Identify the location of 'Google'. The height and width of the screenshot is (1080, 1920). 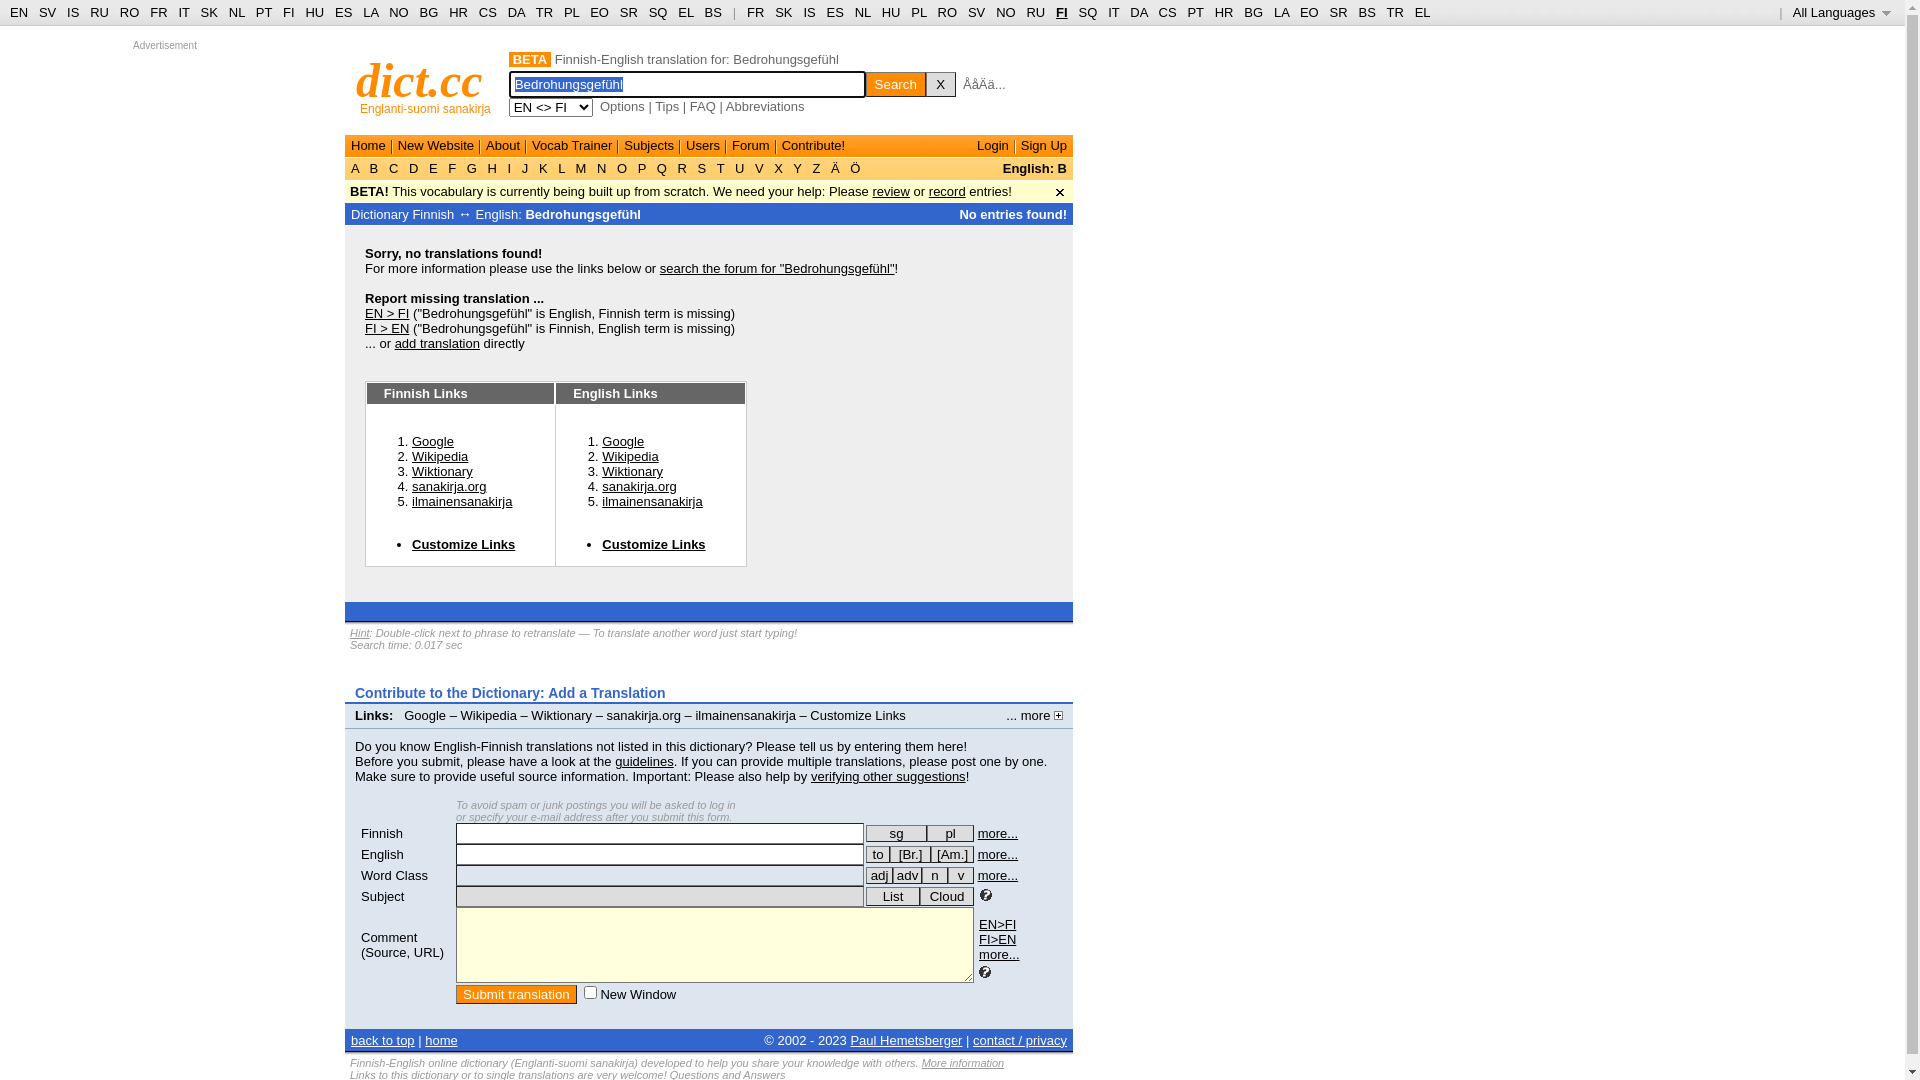
(424, 714).